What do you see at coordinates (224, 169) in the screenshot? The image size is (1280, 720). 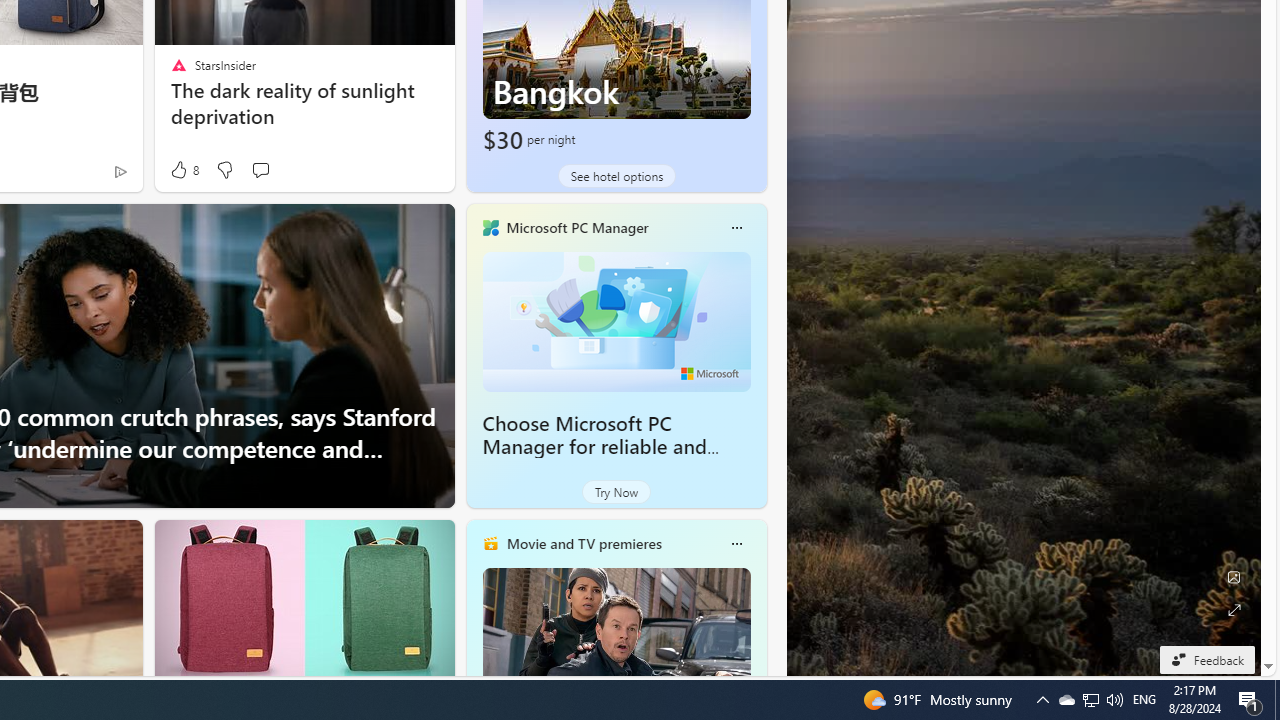 I see `'Dislike'` at bounding box center [224, 169].